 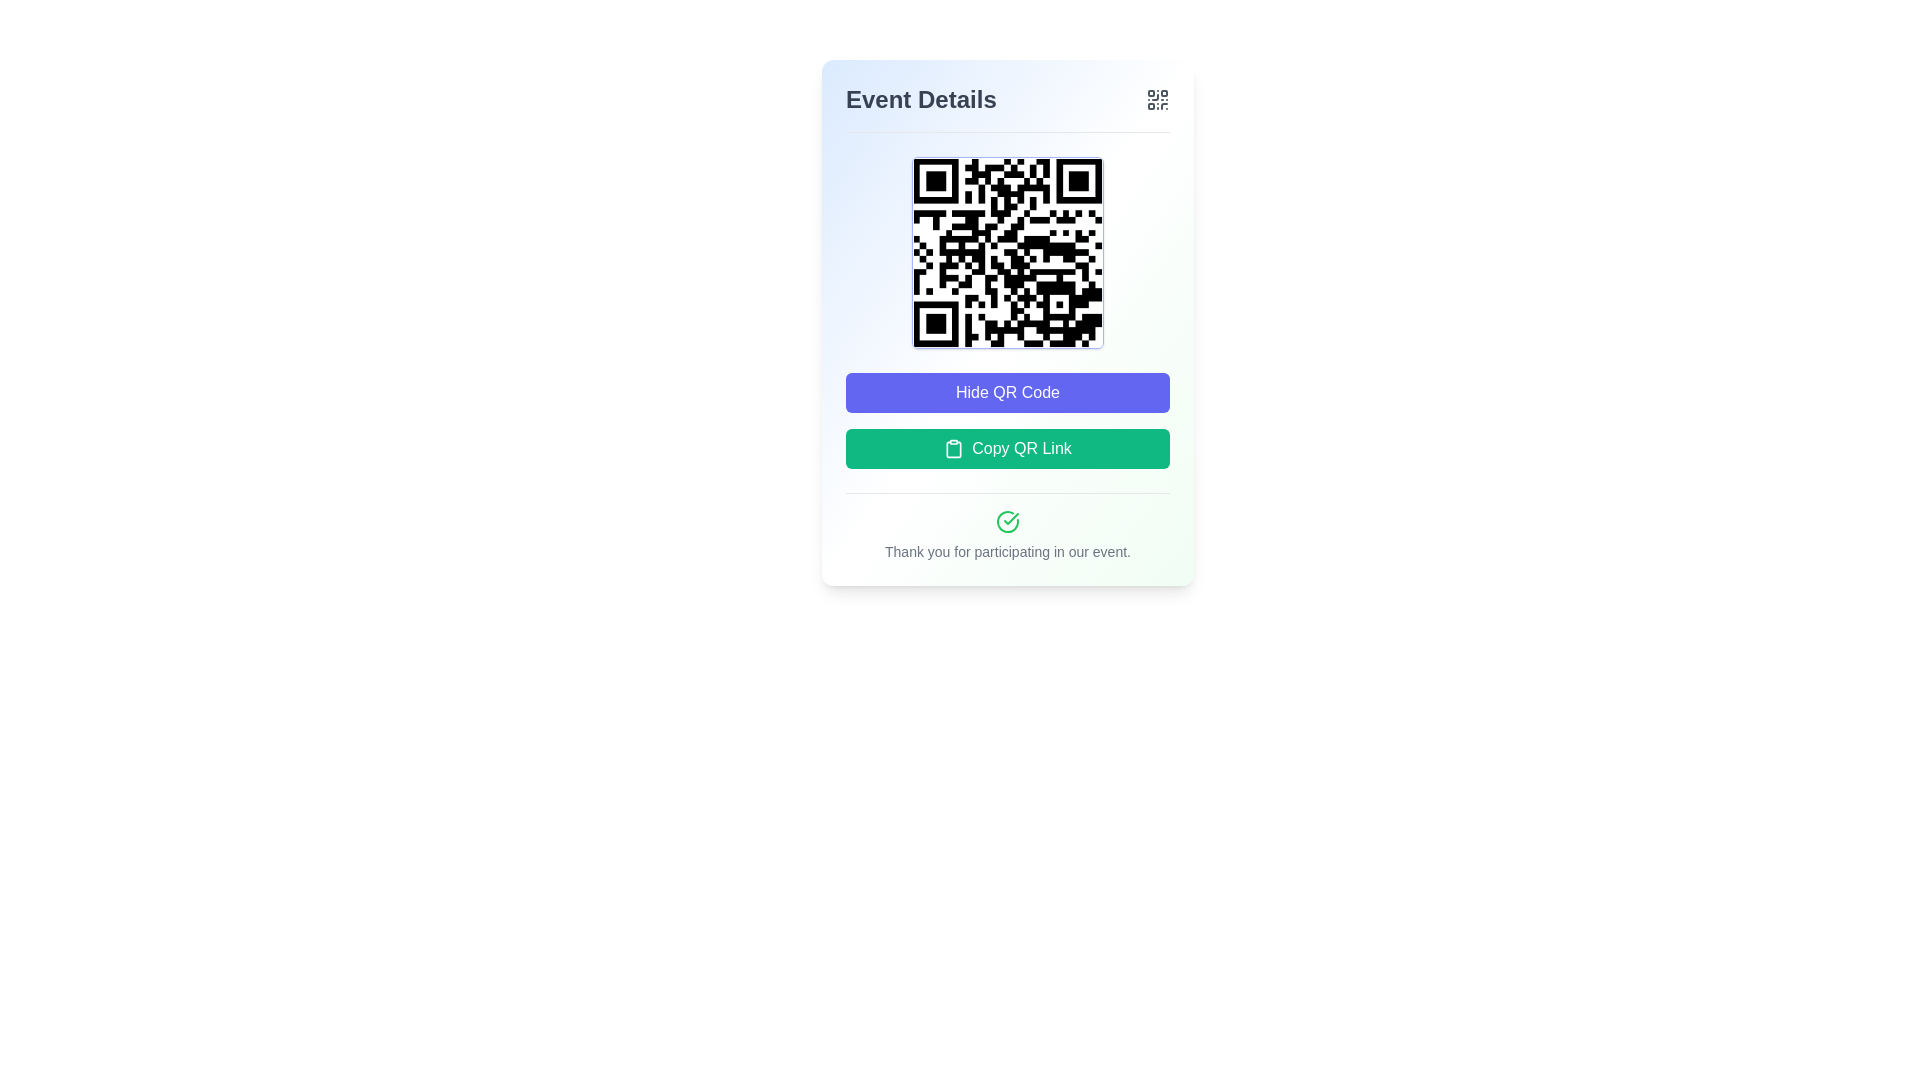 What do you see at coordinates (1008, 252) in the screenshot?
I see `the QR code display located within the 'Event Details' content card` at bounding box center [1008, 252].